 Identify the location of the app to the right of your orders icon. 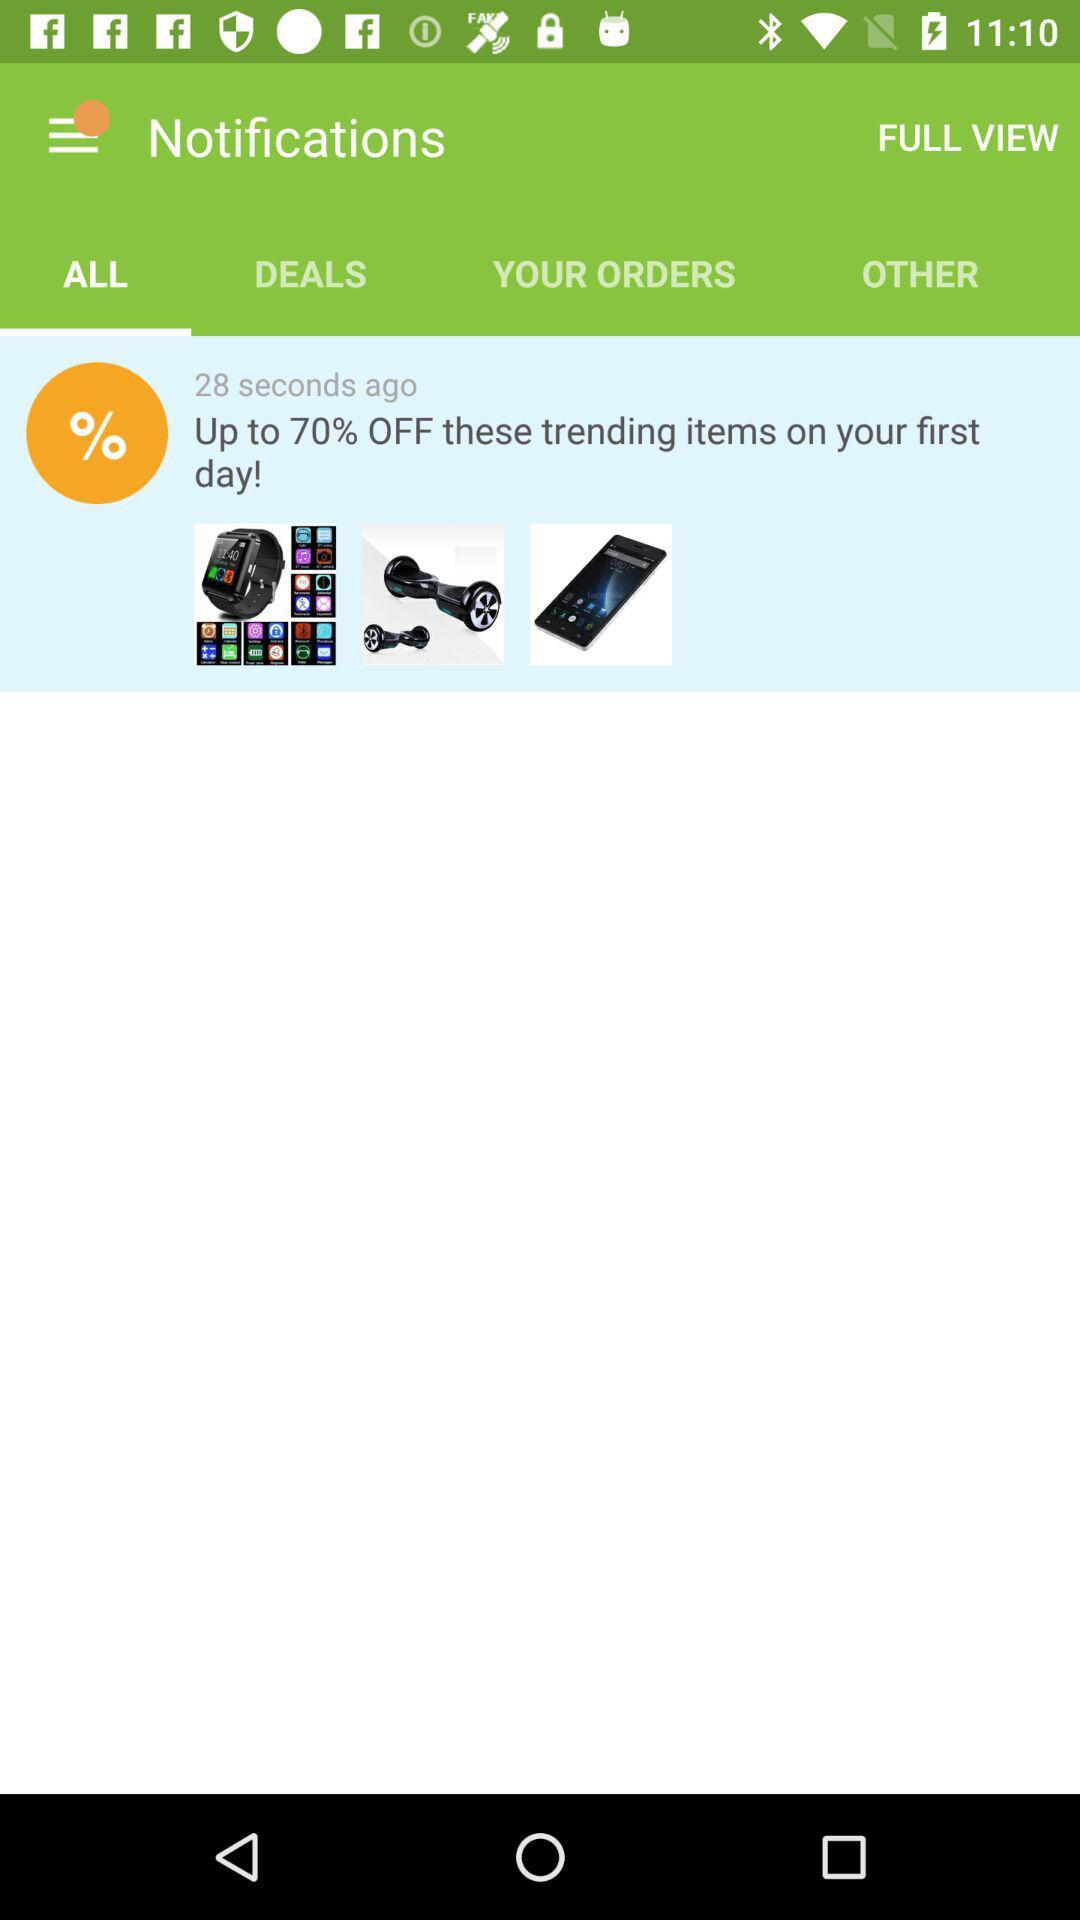
(967, 135).